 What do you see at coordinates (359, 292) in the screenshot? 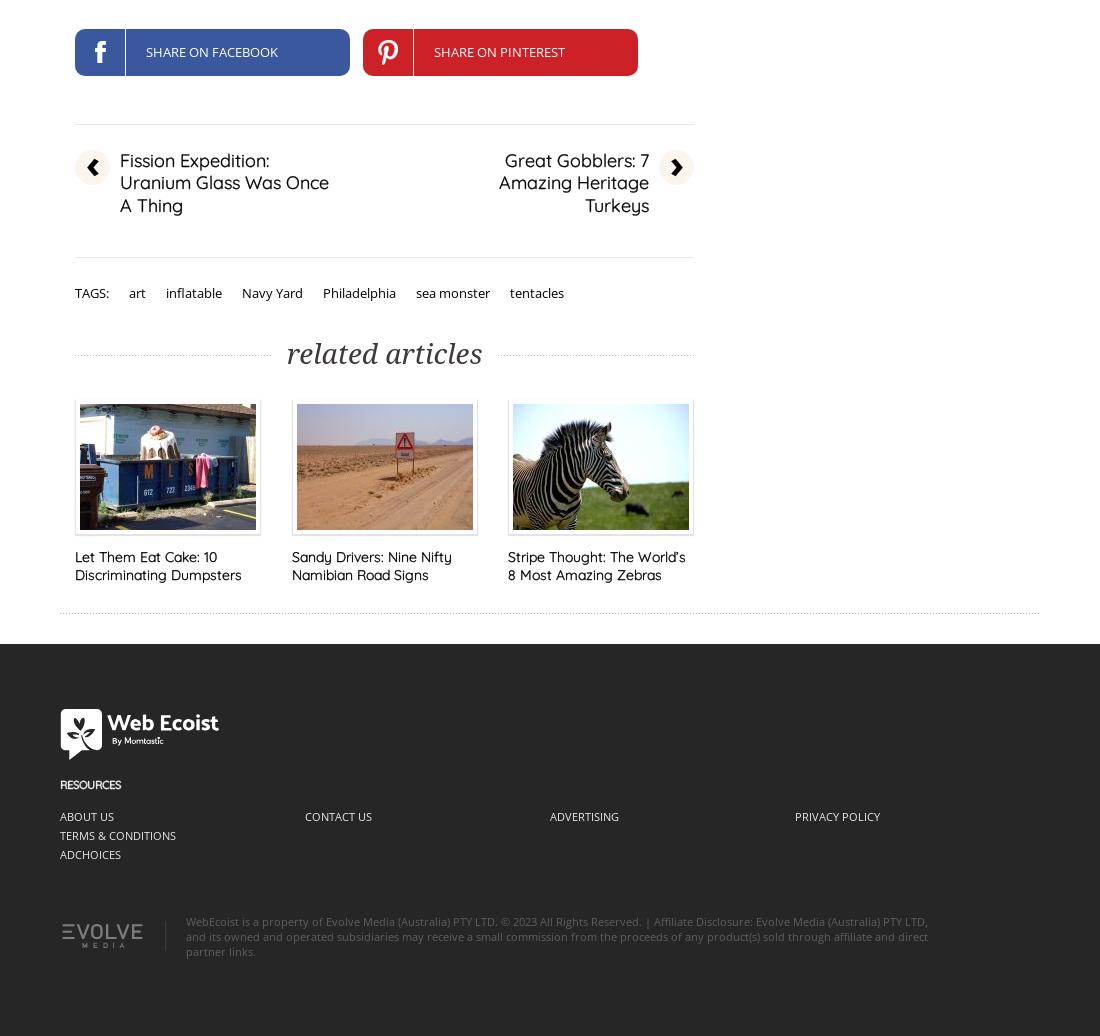
I see `'Philadelphia'` at bounding box center [359, 292].